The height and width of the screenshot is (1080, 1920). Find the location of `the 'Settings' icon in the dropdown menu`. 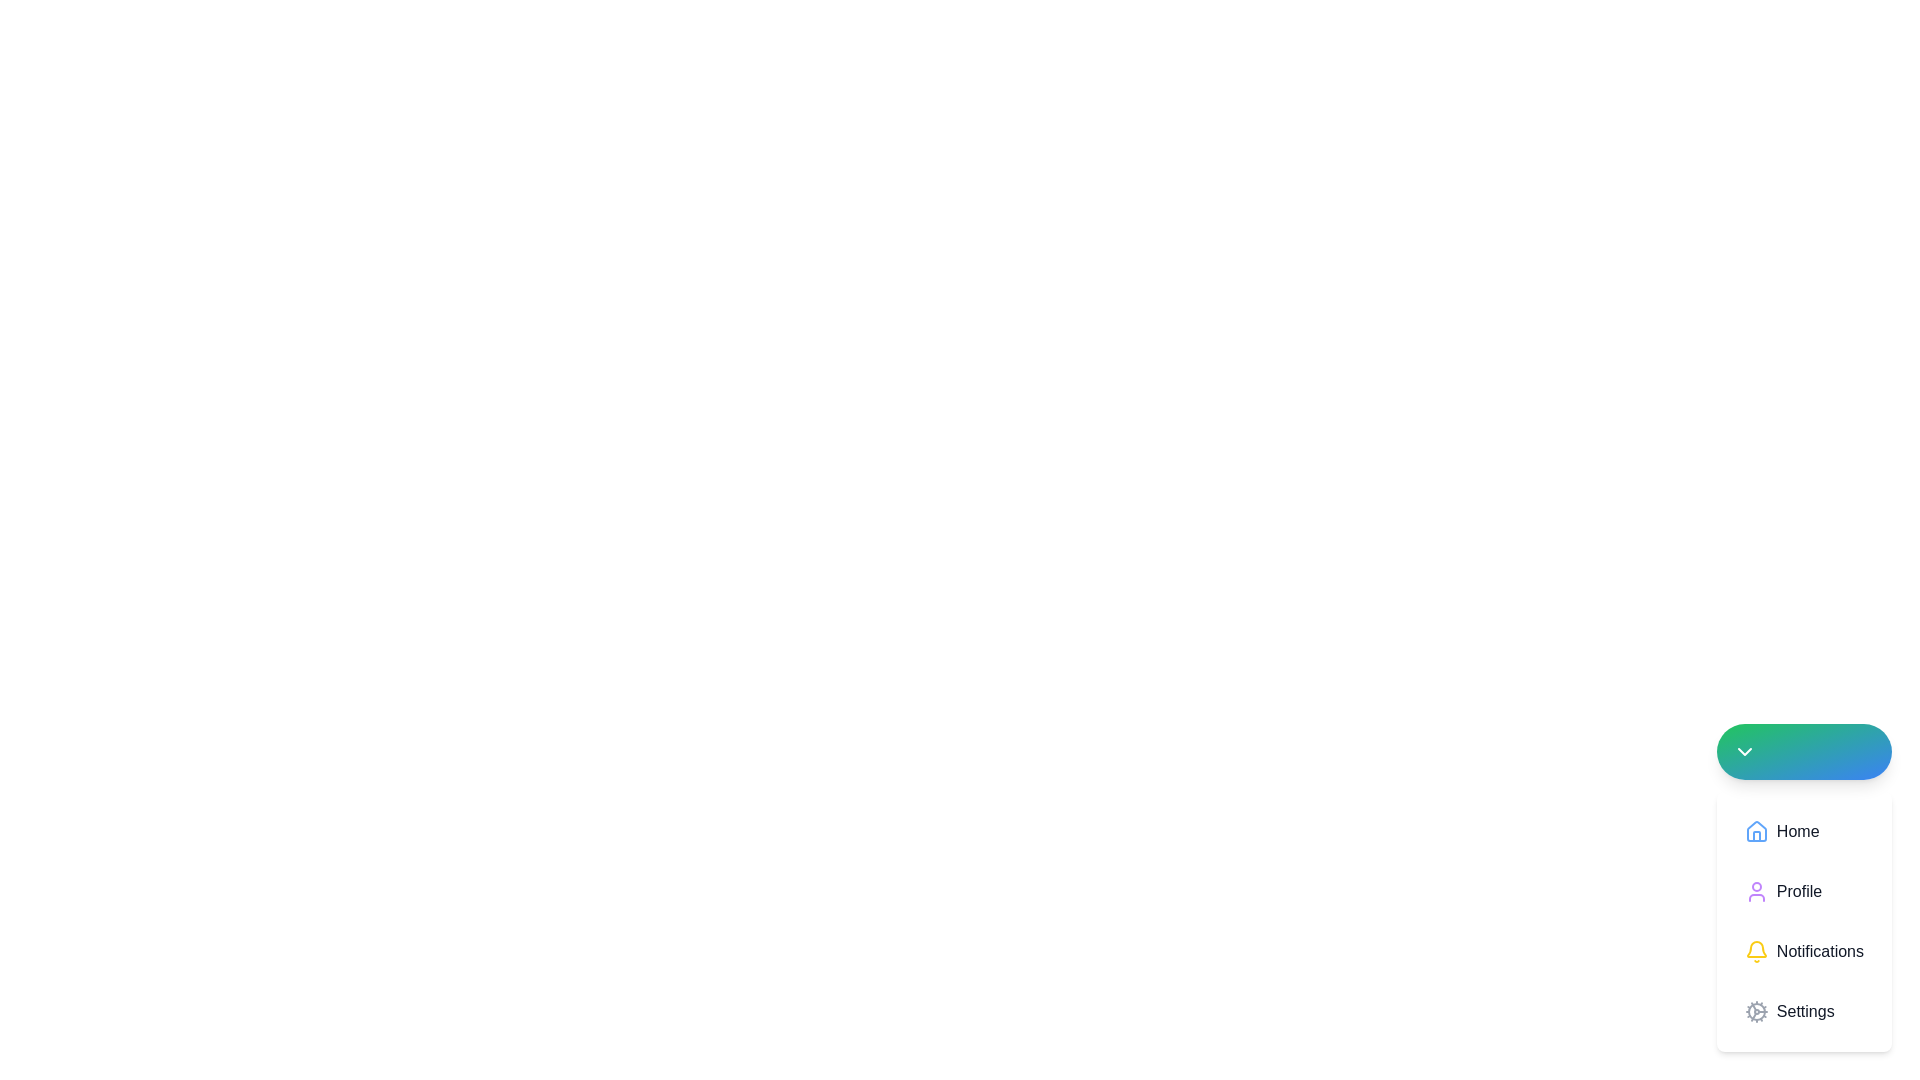

the 'Settings' icon in the dropdown menu is located at coordinates (1755, 1011).